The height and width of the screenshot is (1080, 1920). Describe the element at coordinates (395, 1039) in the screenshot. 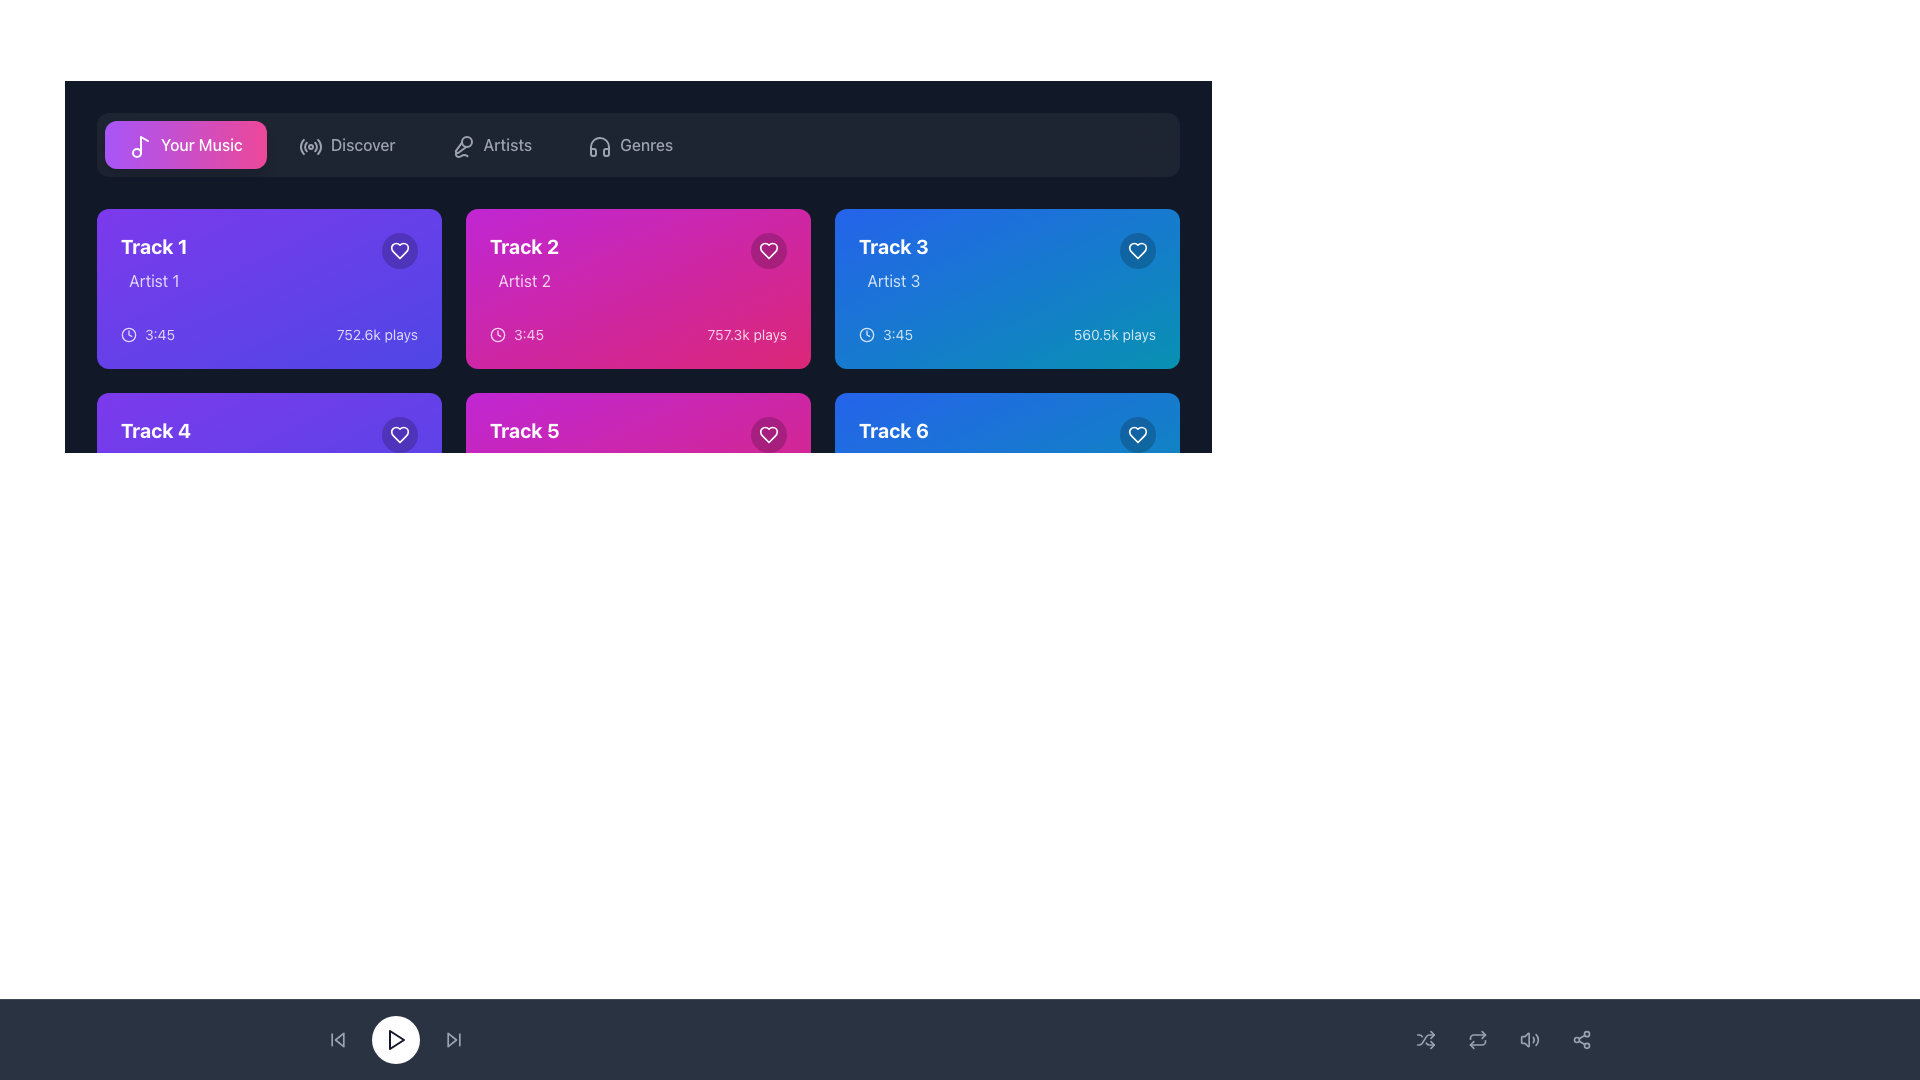

I see `the triangular play button icon, which is centered within a circular white button at the bottom center of the interface` at that location.